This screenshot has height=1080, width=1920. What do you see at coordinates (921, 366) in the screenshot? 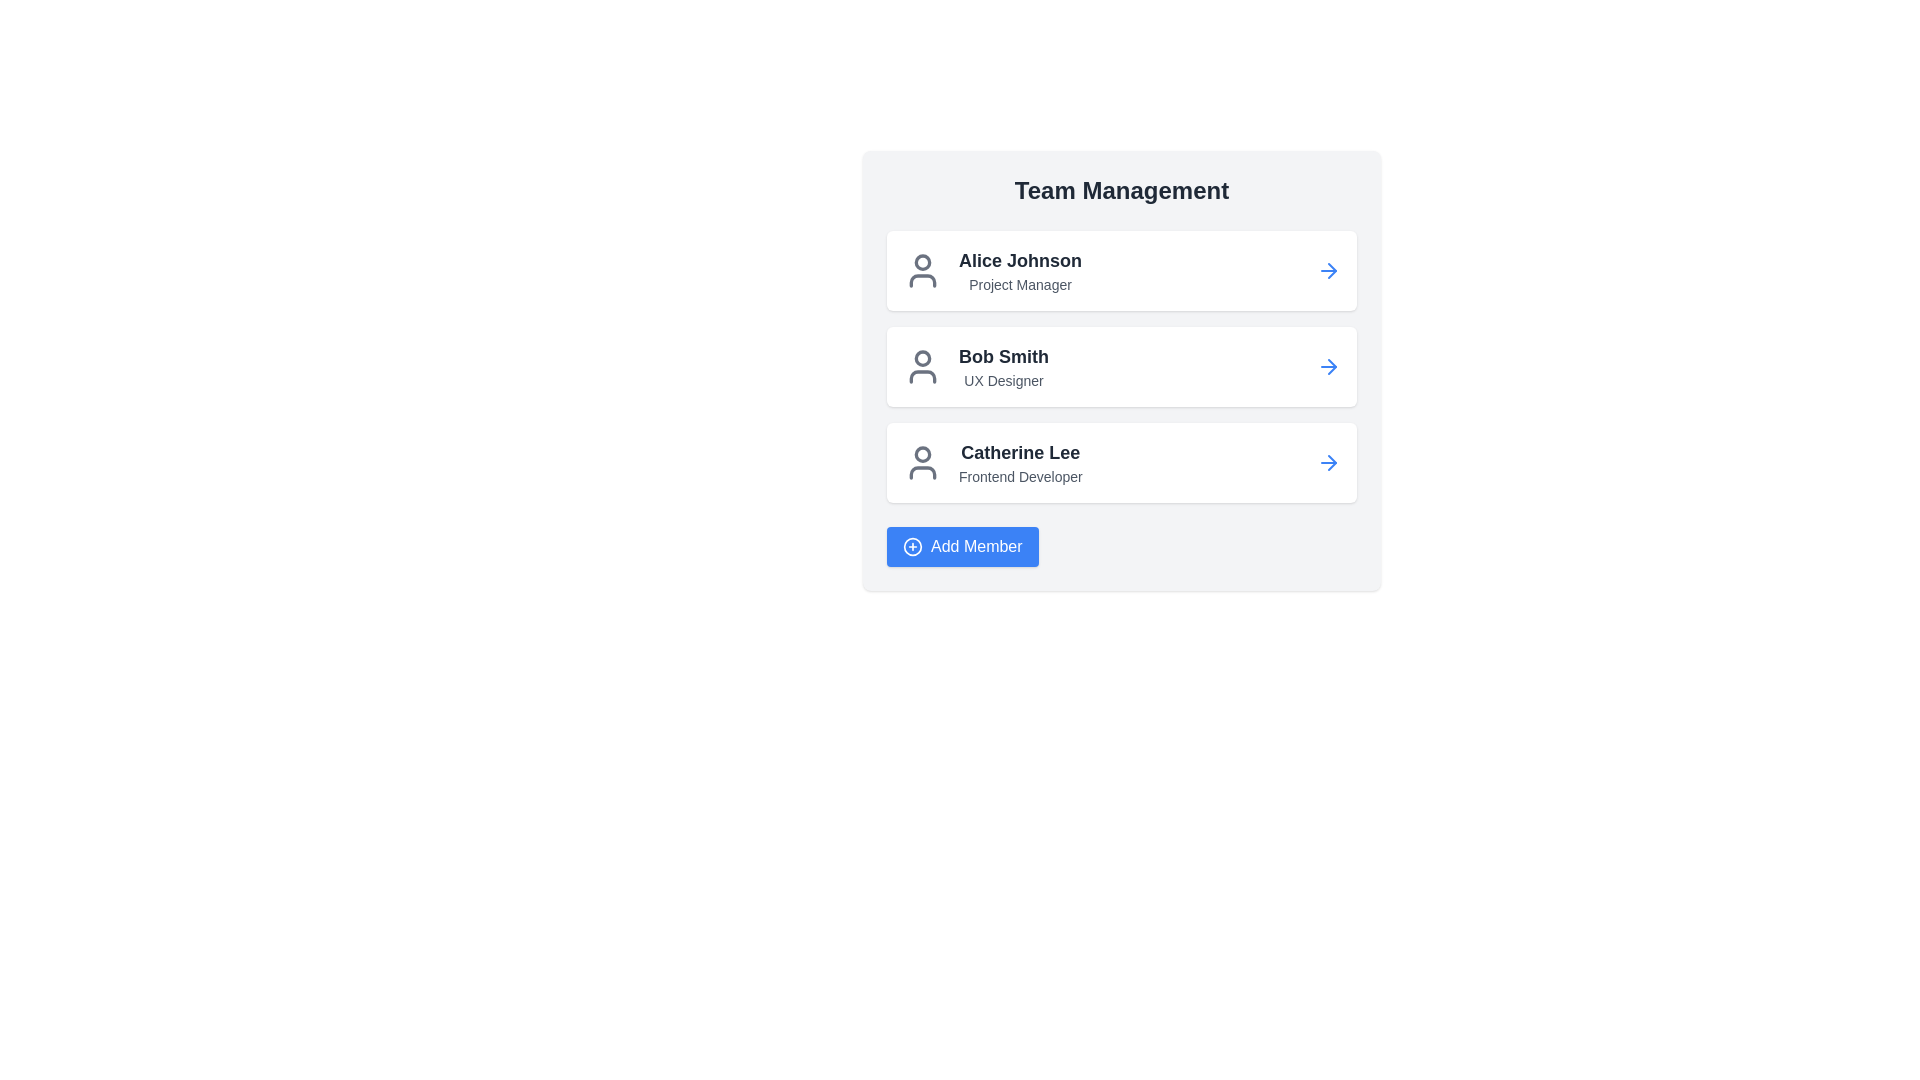
I see `the user icon representing 'Bob Smith'` at bounding box center [921, 366].